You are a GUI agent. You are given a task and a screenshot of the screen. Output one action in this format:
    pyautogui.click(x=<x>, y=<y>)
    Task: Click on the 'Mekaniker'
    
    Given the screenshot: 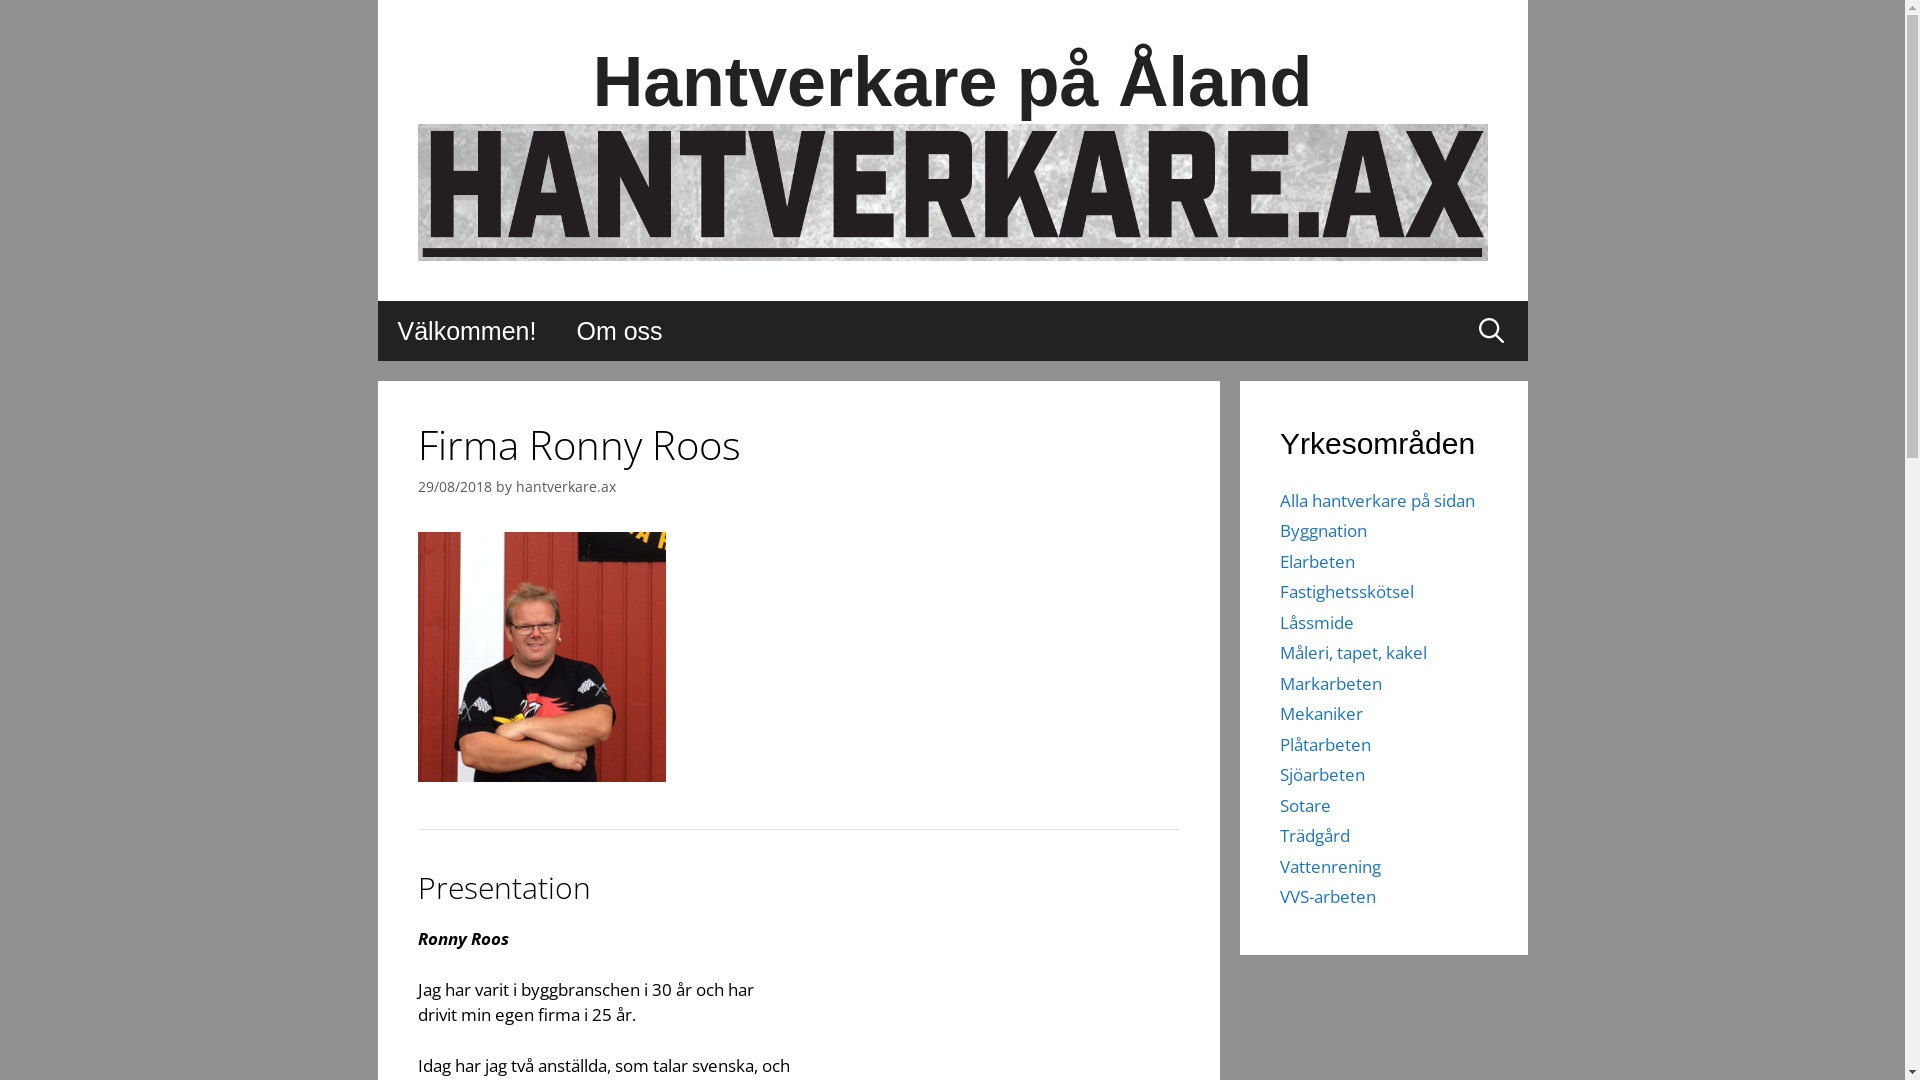 What is the action you would take?
    pyautogui.click(x=1321, y=712)
    